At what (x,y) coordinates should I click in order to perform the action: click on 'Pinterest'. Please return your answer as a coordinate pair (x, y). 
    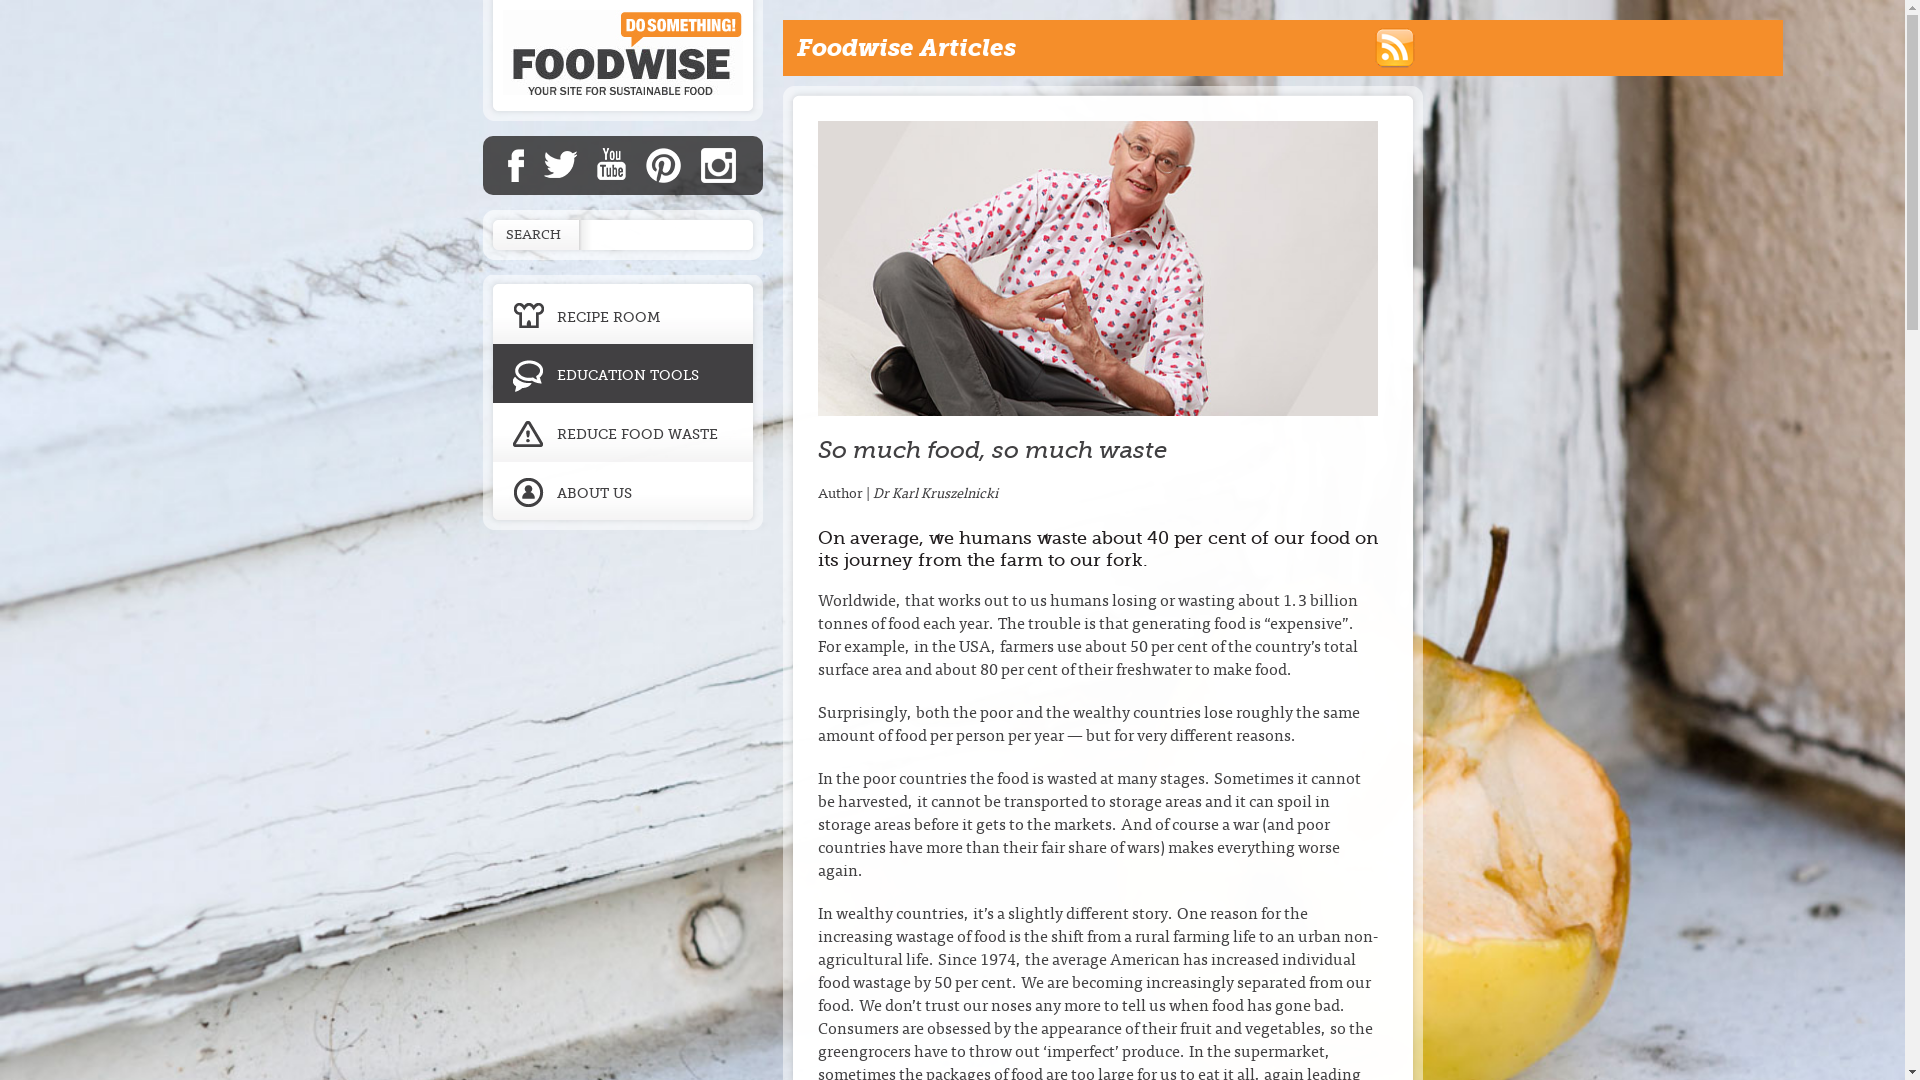
    Looking at the image, I should click on (663, 164).